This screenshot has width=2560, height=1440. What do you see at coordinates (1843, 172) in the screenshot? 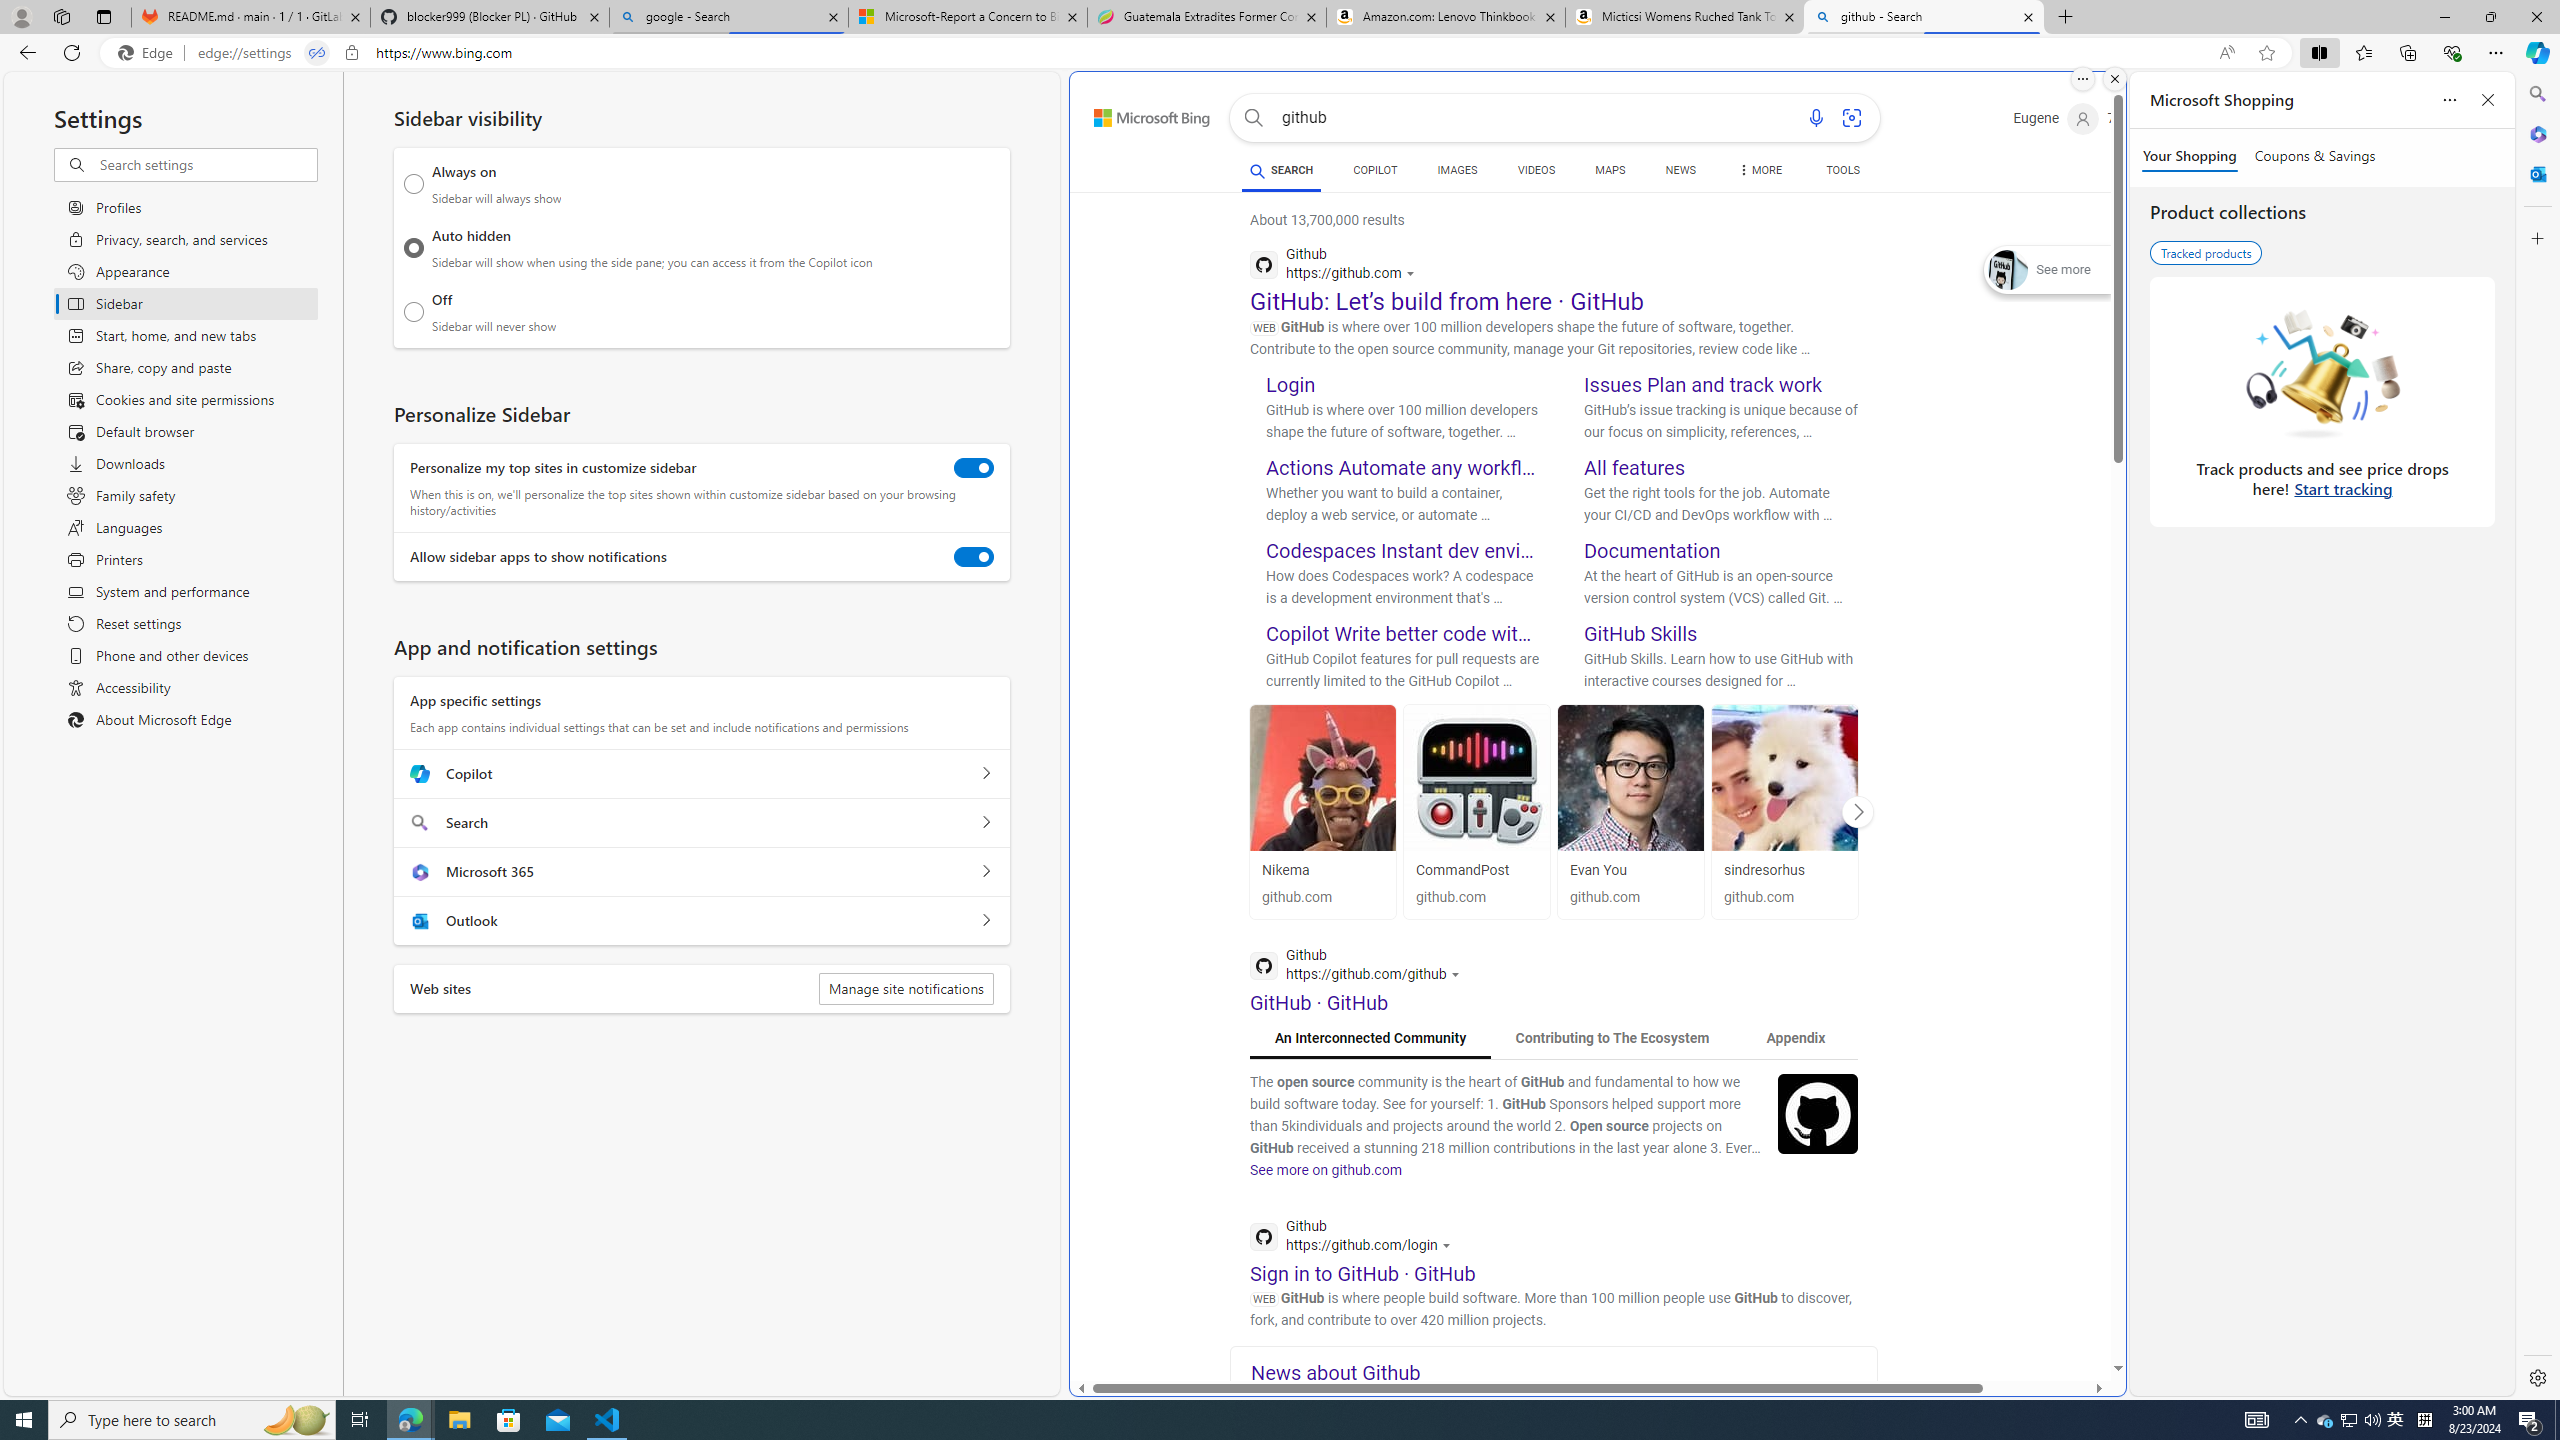
I see `'TOOLS'` at bounding box center [1843, 172].